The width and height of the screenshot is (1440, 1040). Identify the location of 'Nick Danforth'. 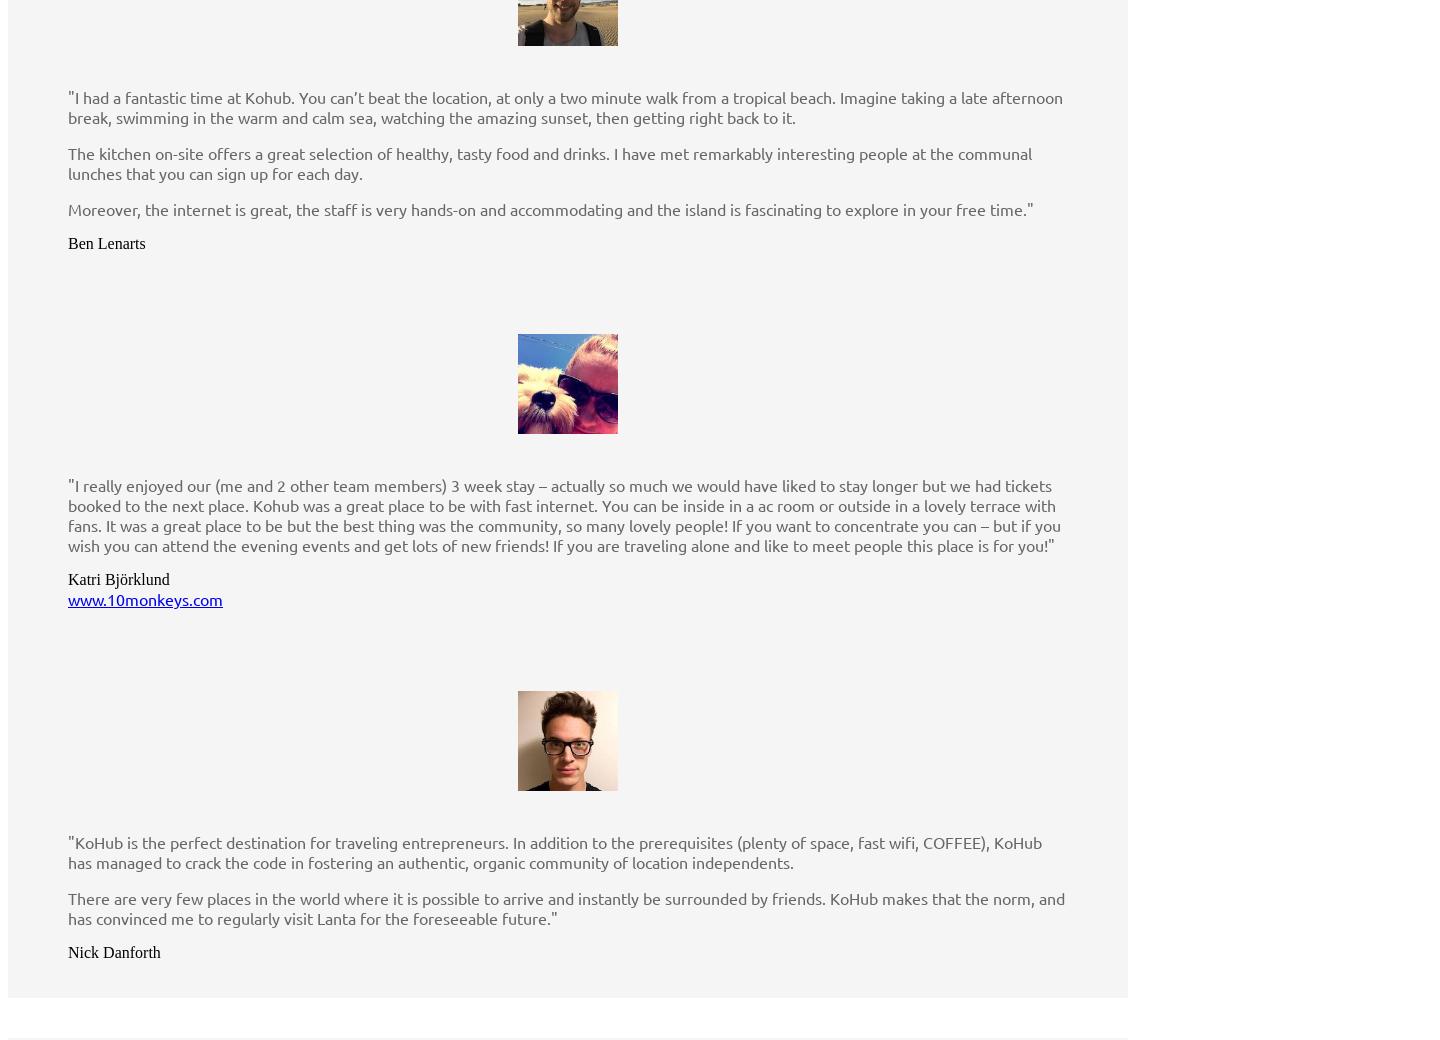
(114, 952).